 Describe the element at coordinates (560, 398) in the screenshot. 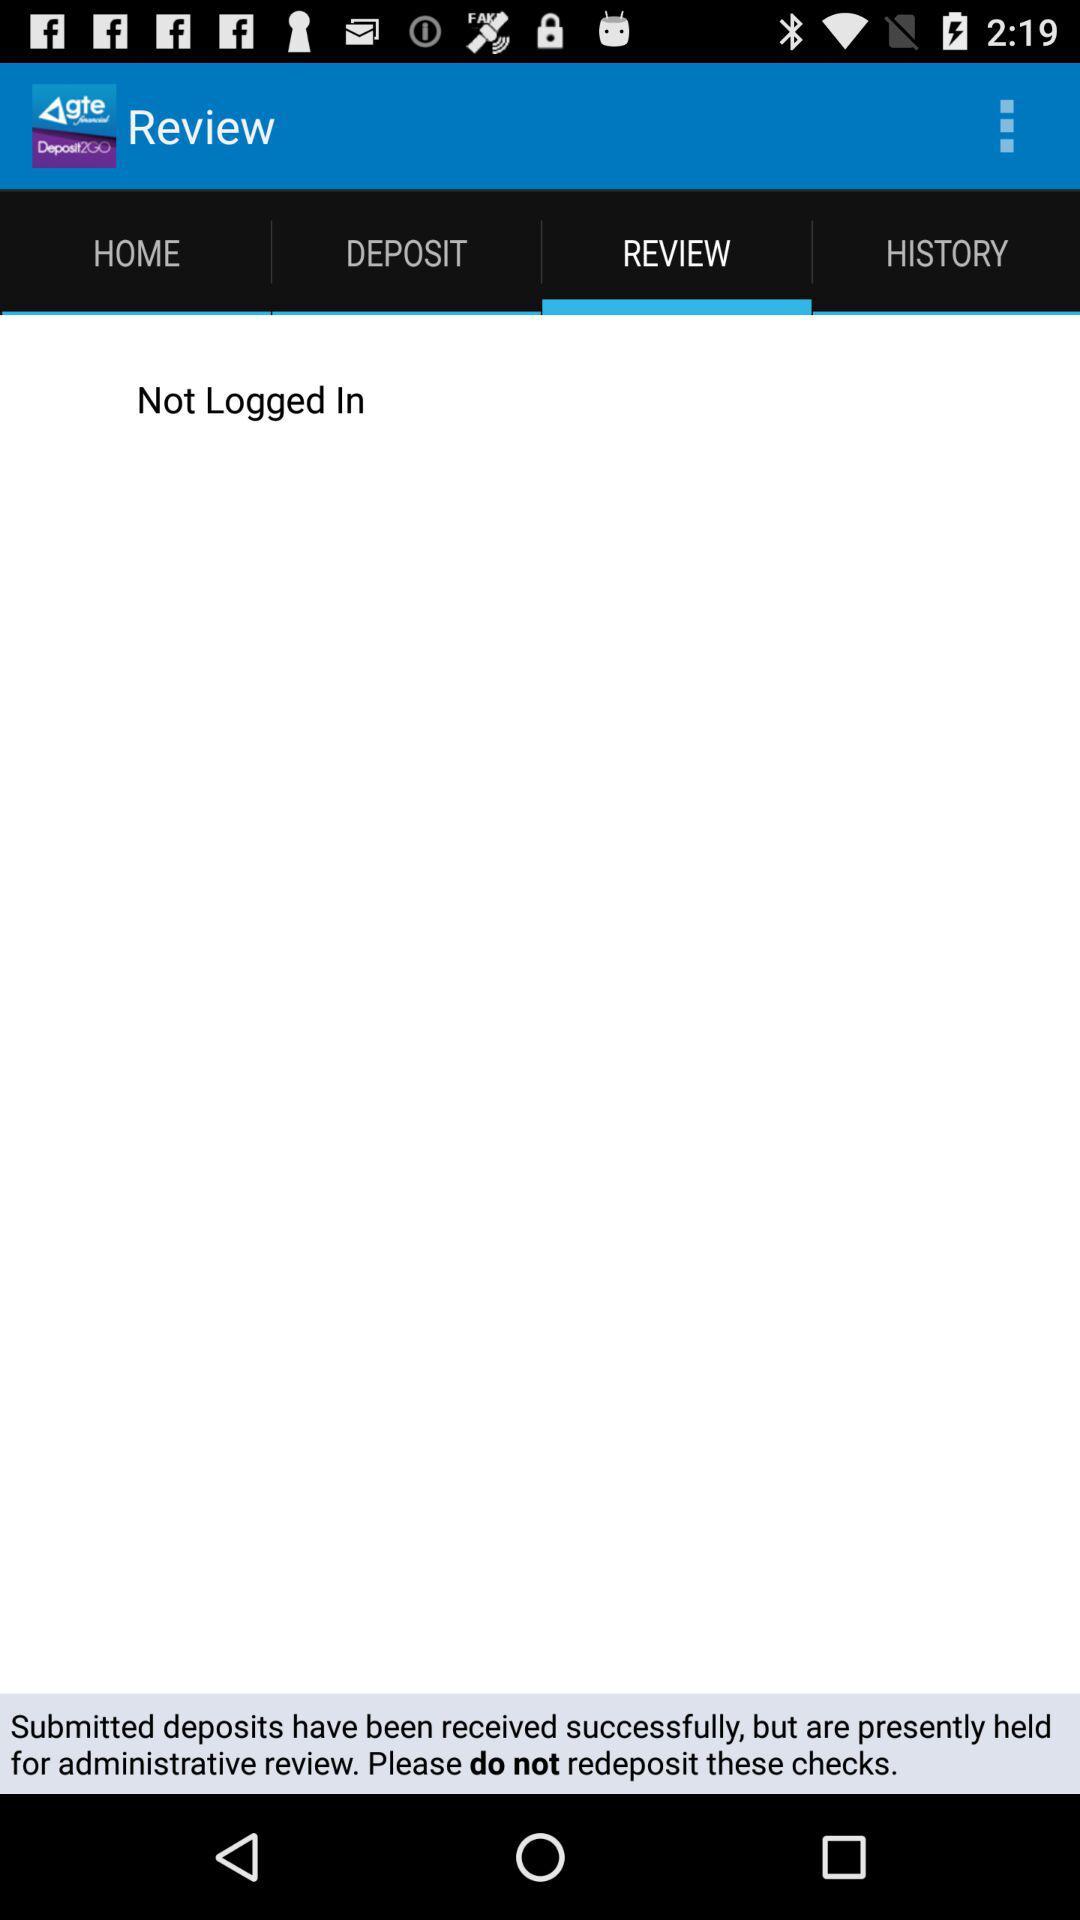

I see `the not logged in app` at that location.